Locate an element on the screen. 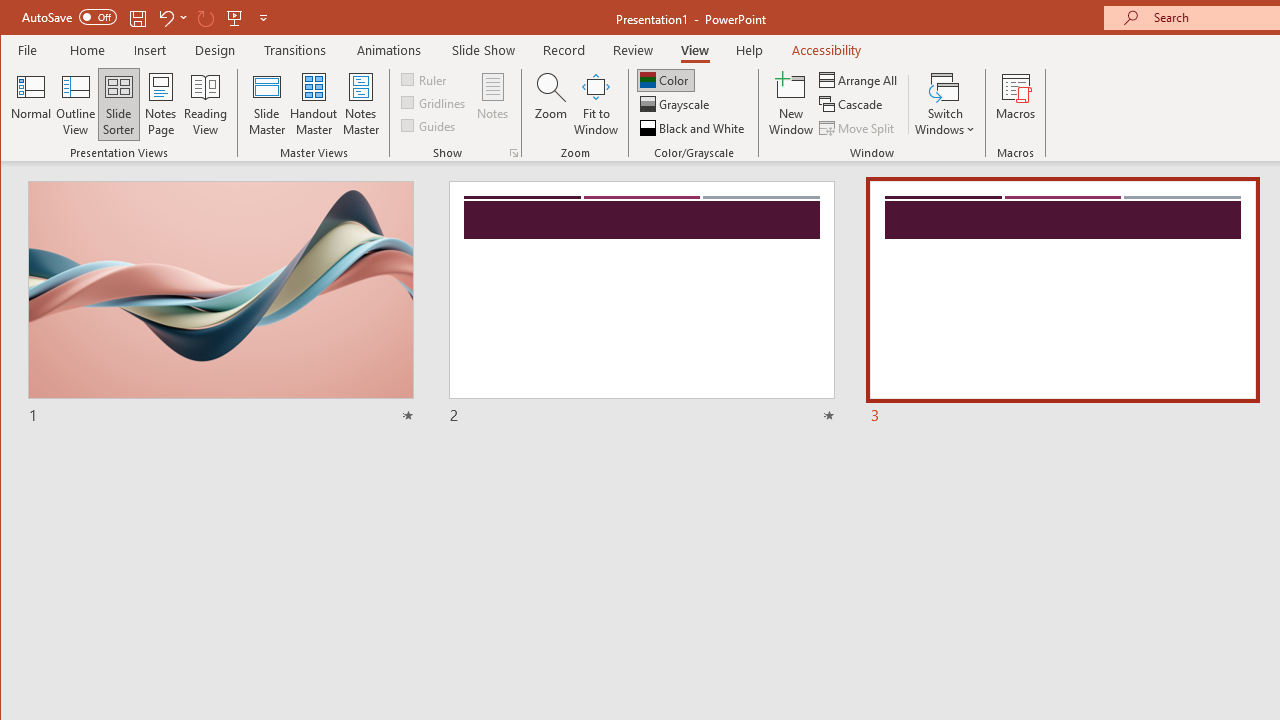 This screenshot has height=720, width=1280. 'Zoom...' is located at coordinates (551, 104).